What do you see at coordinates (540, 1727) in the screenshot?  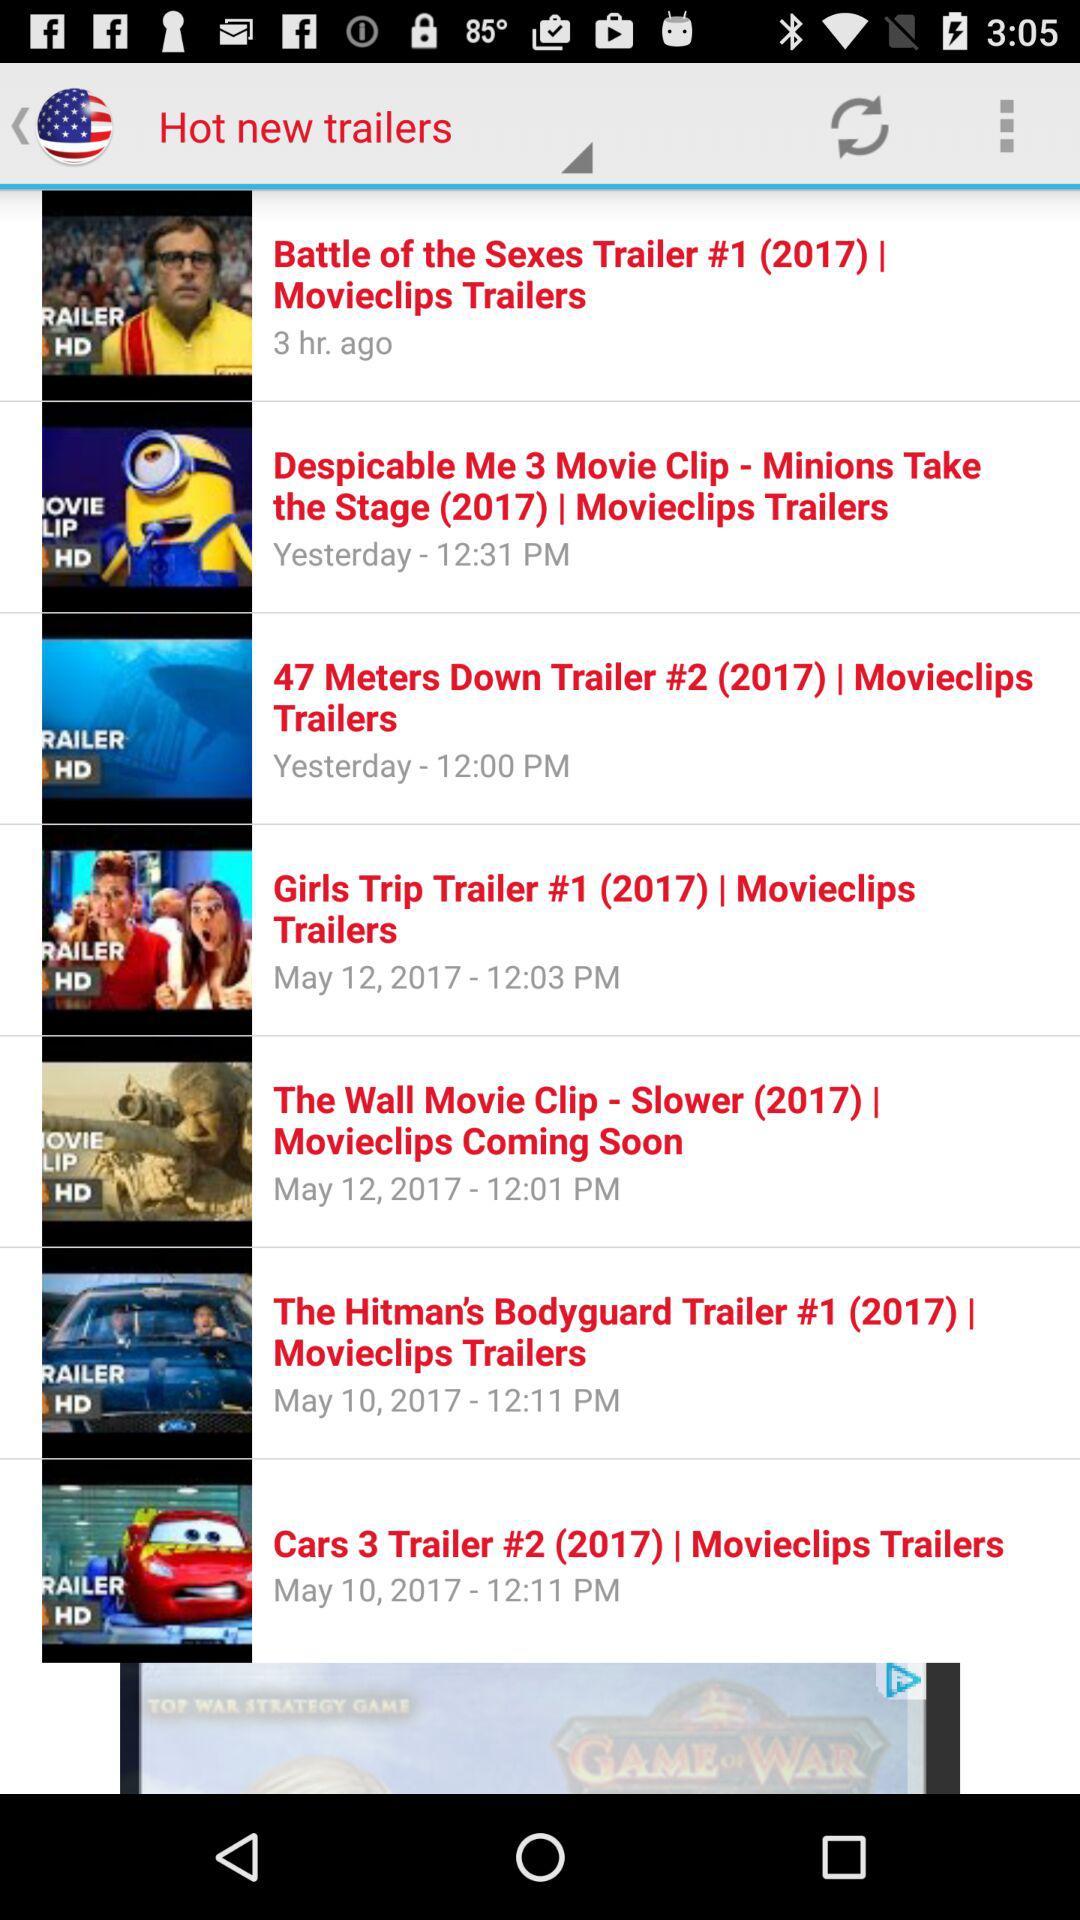 I see `see advertisement` at bounding box center [540, 1727].